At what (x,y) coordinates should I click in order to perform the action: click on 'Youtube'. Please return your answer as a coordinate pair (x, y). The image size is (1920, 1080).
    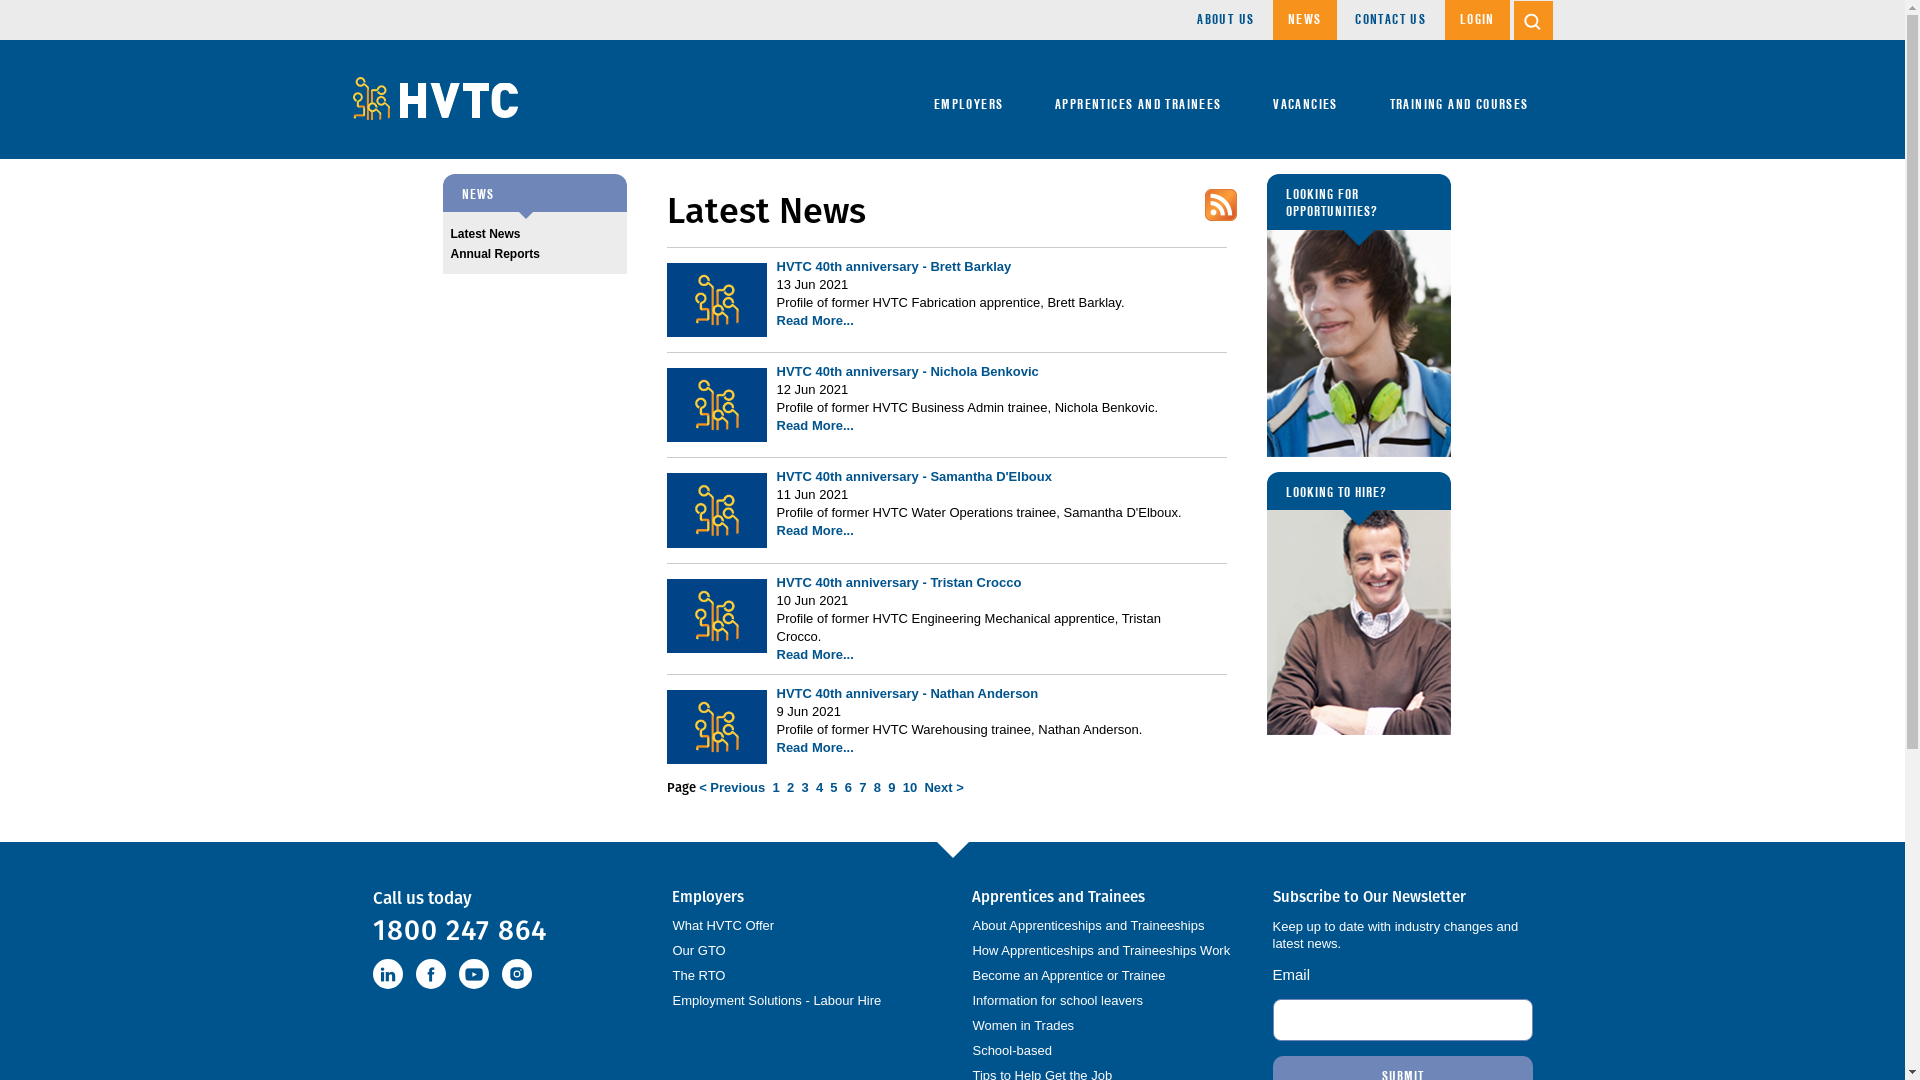
    Looking at the image, I should click on (472, 973).